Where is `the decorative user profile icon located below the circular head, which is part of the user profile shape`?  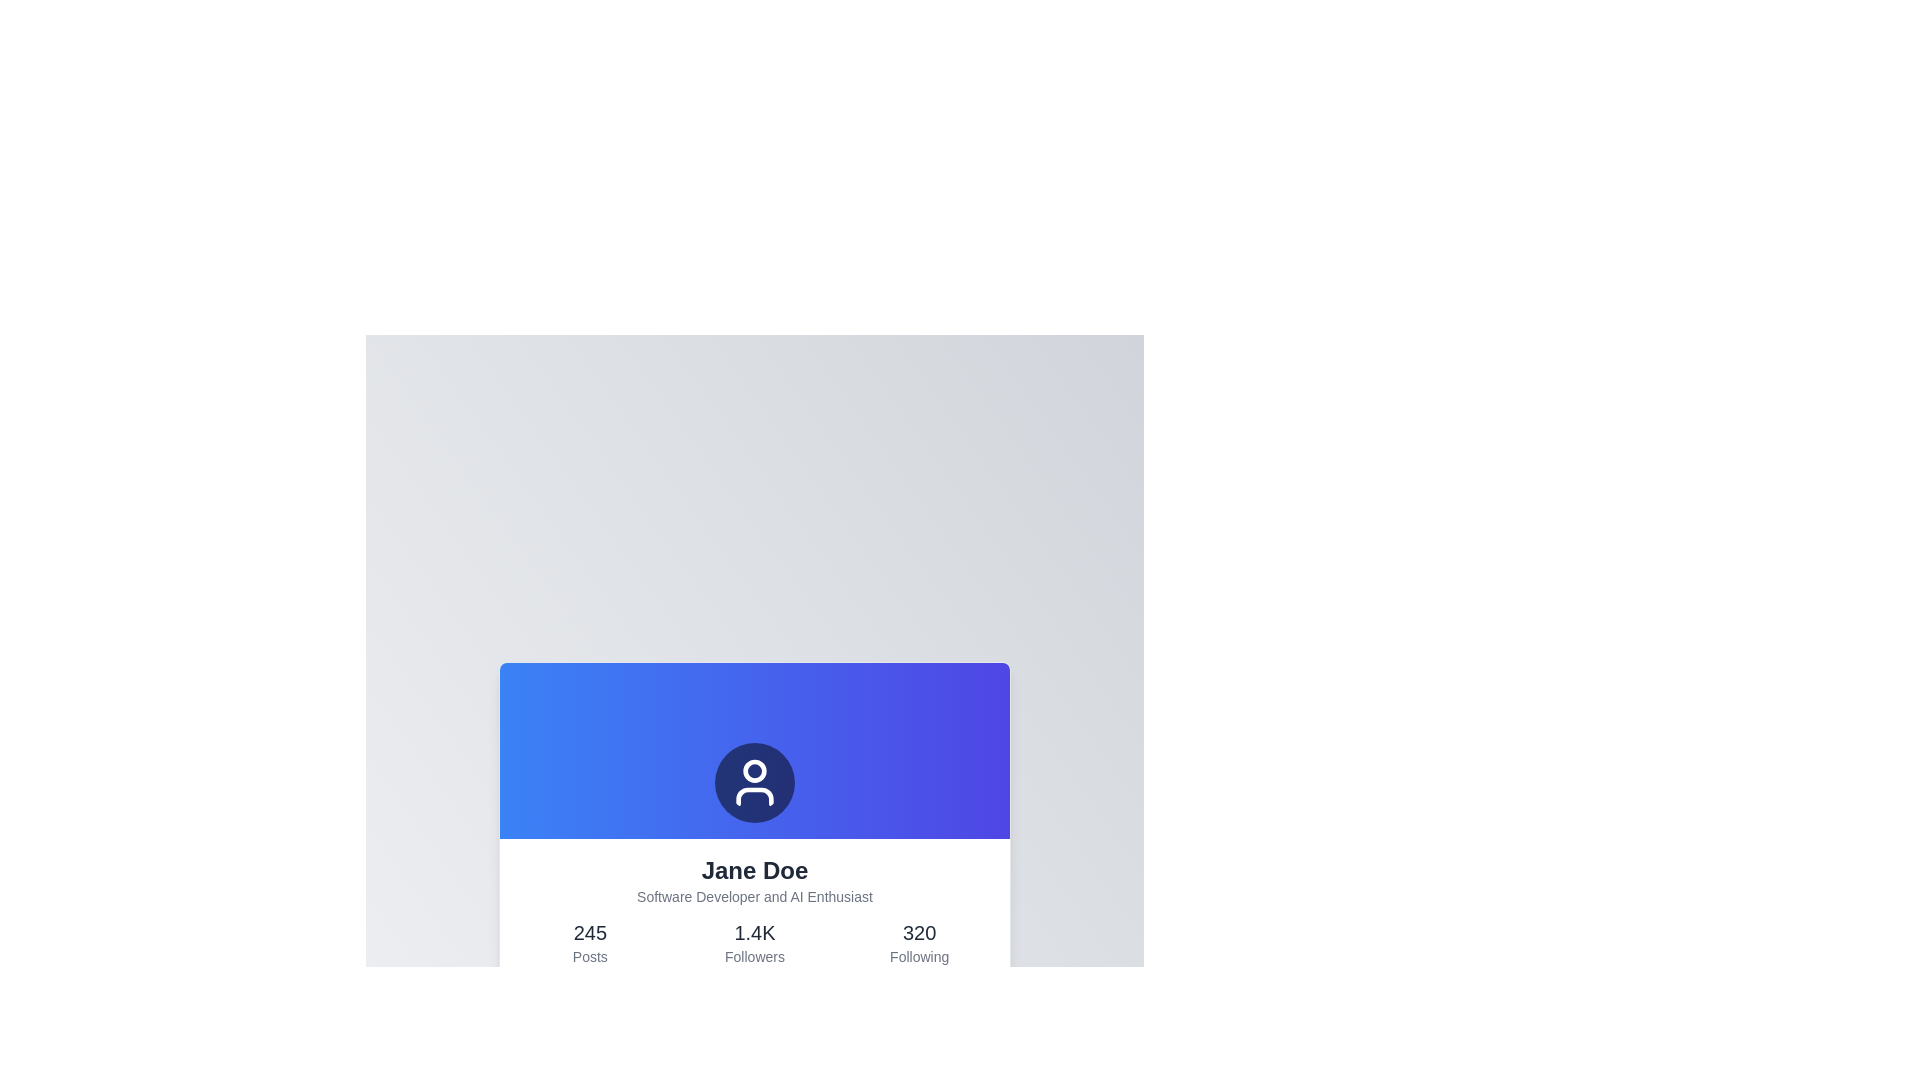 the decorative user profile icon located below the circular head, which is part of the user profile shape is located at coordinates (753, 796).